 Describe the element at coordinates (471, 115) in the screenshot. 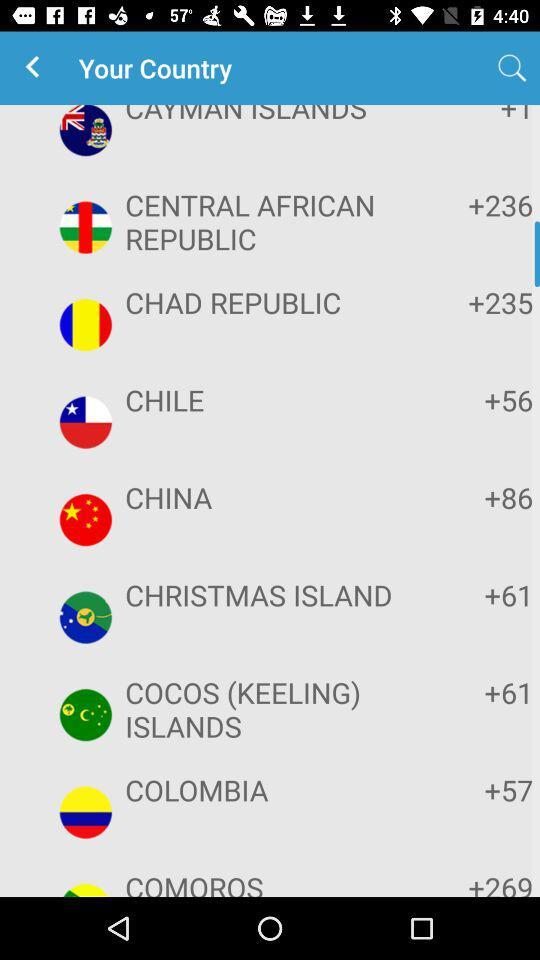

I see `app above the central african republic` at that location.